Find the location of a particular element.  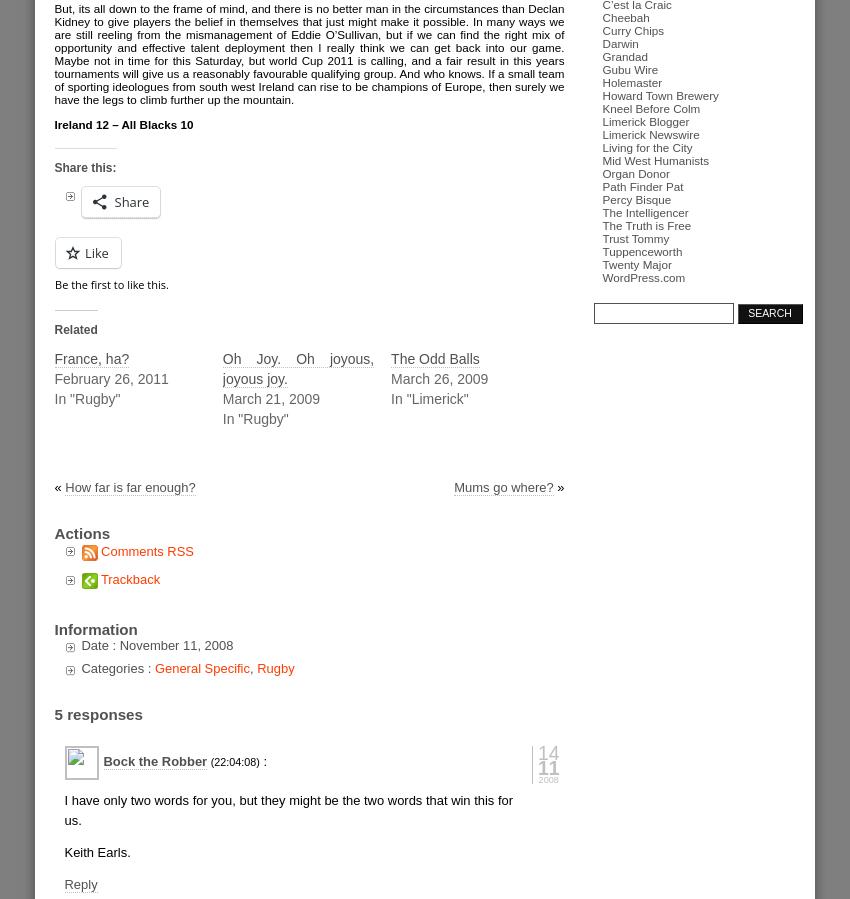

'Share' is located at coordinates (131, 202).